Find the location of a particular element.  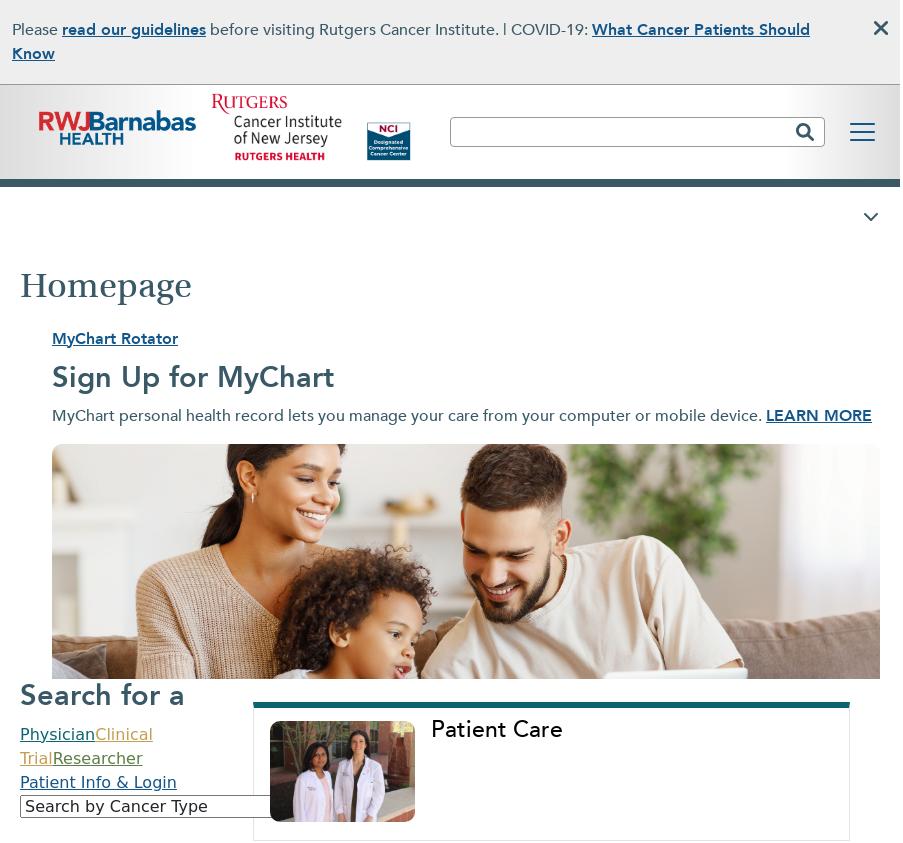

'ABOUT US' is located at coordinates (26, 827).